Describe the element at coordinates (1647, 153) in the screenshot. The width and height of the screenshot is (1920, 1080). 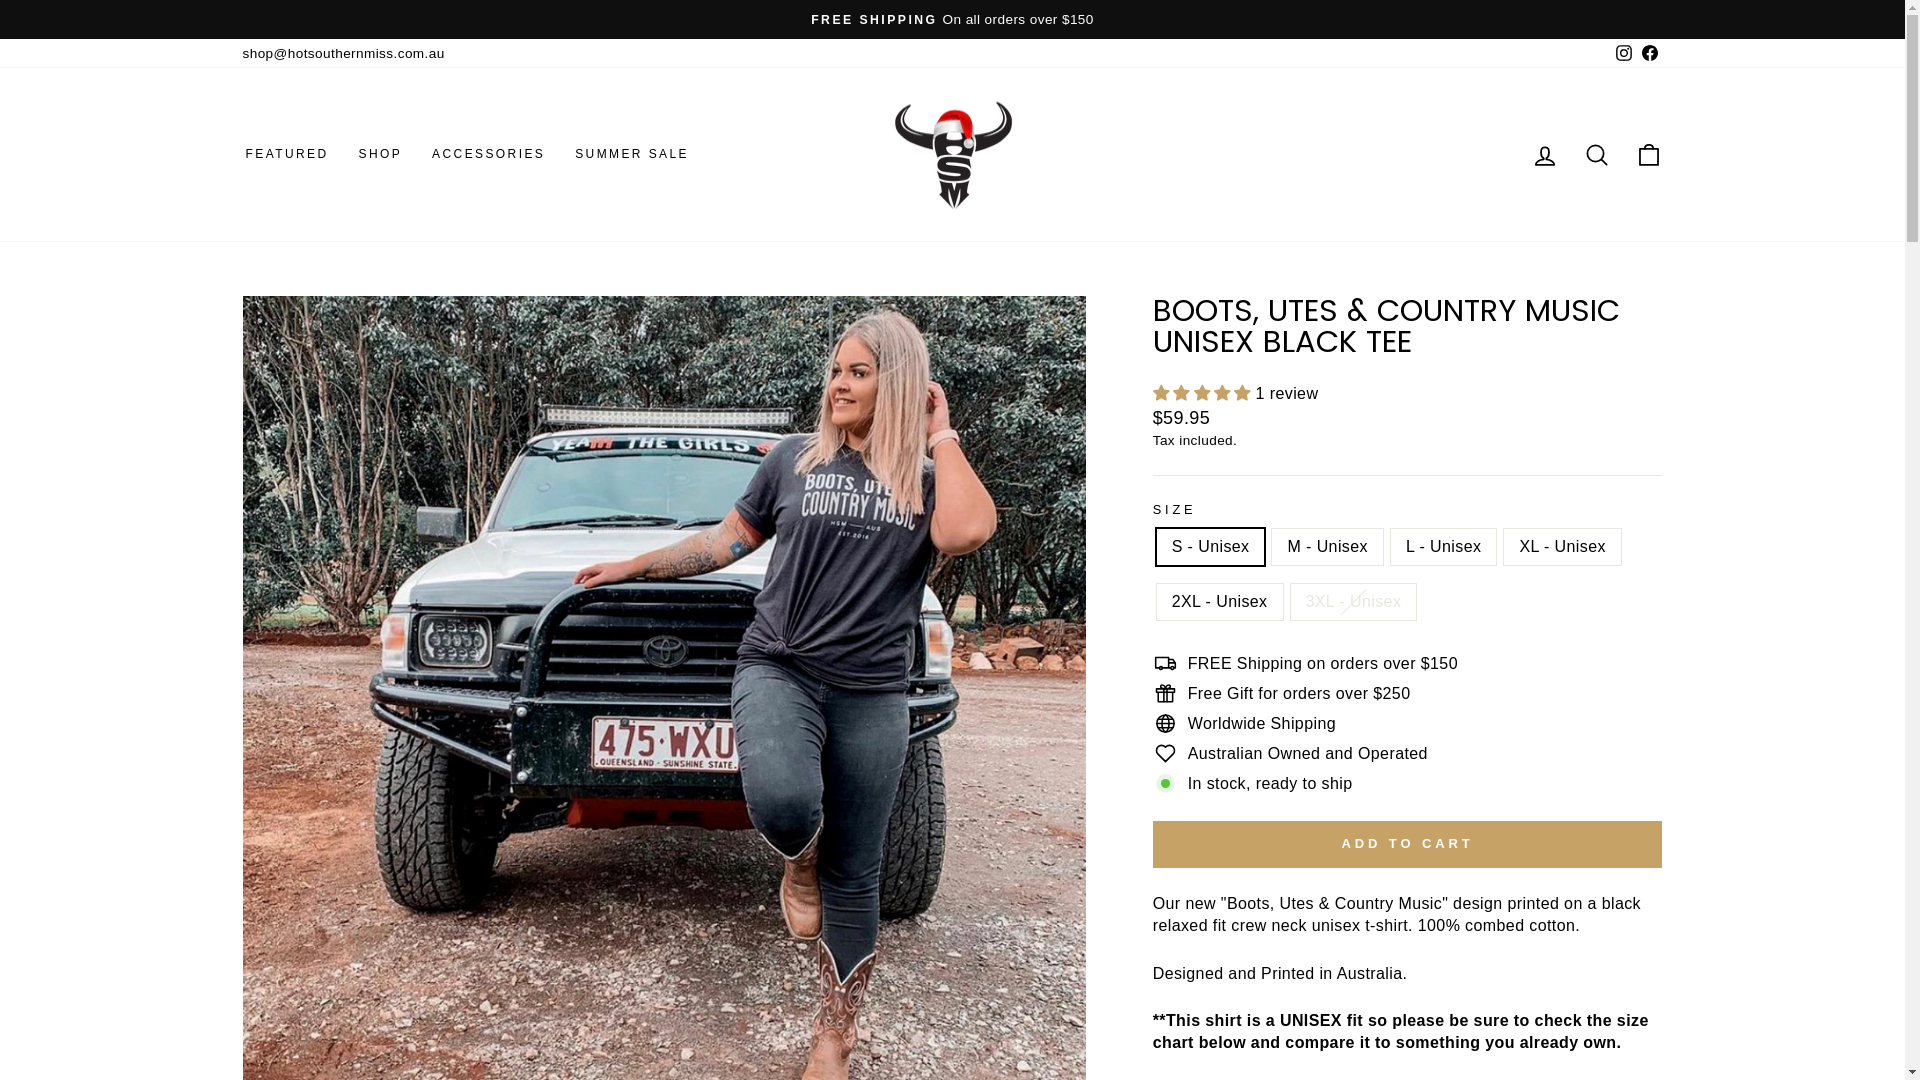
I see `'CART'` at that location.